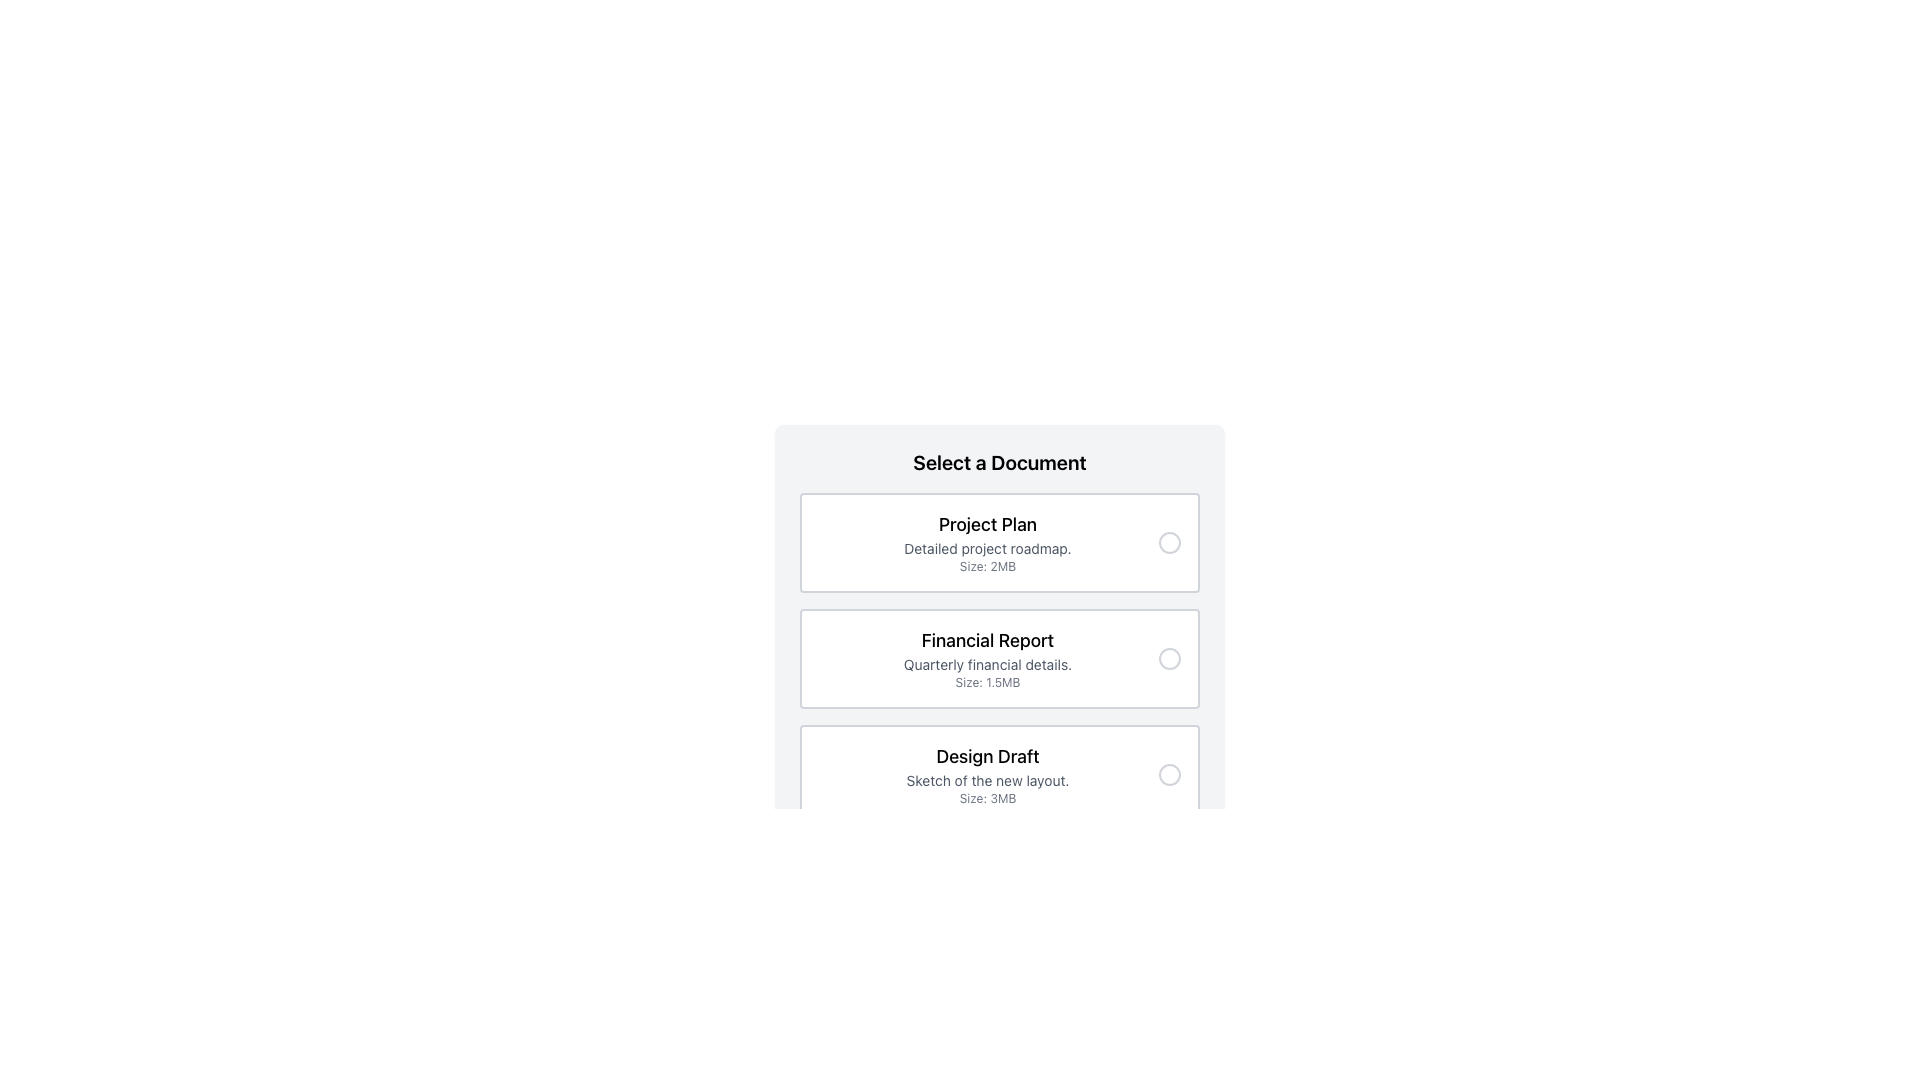 Image resolution: width=1920 pixels, height=1080 pixels. Describe the element at coordinates (988, 664) in the screenshot. I see `the descriptive text element located beneath the 'Financial Report' title and above the 'Size: 1.5MB' text, which provides details about the 'Financial Report' option` at that location.